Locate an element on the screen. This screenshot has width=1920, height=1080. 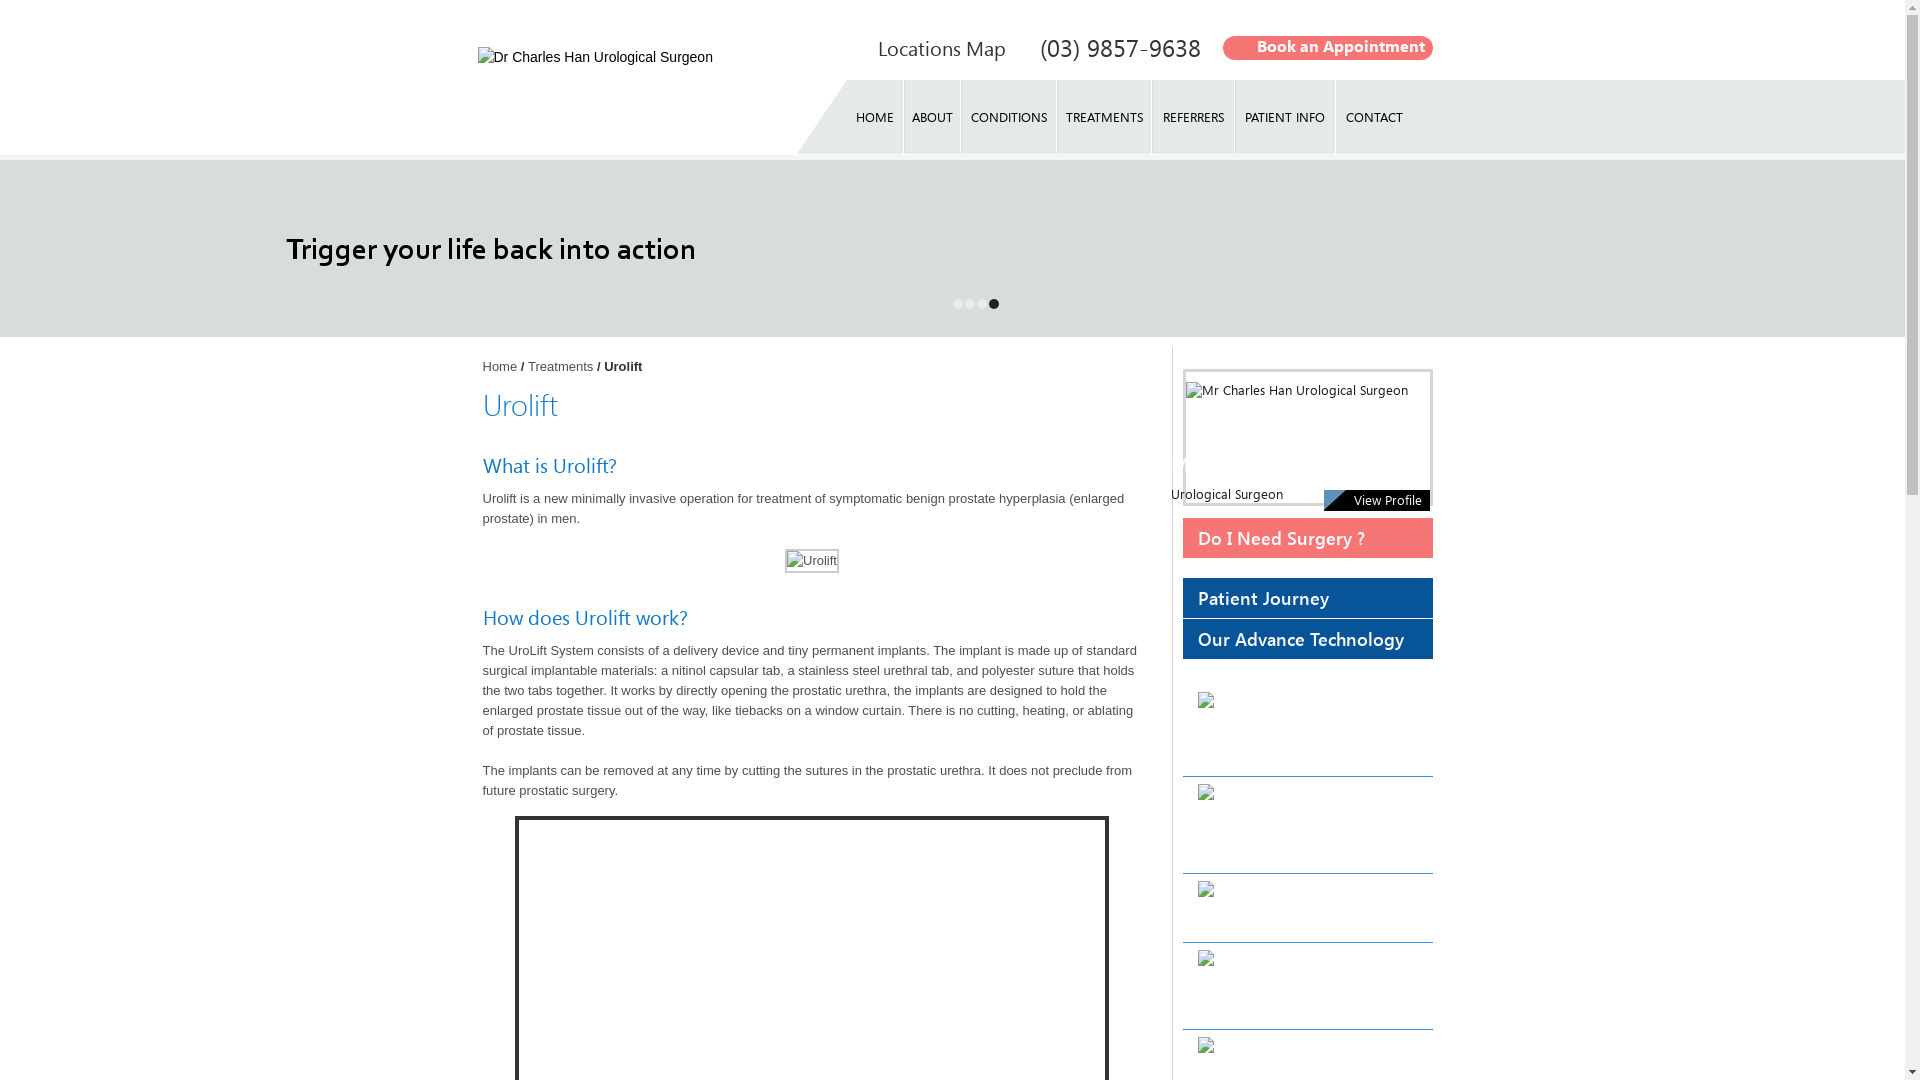
'Locations Map' is located at coordinates (940, 46).